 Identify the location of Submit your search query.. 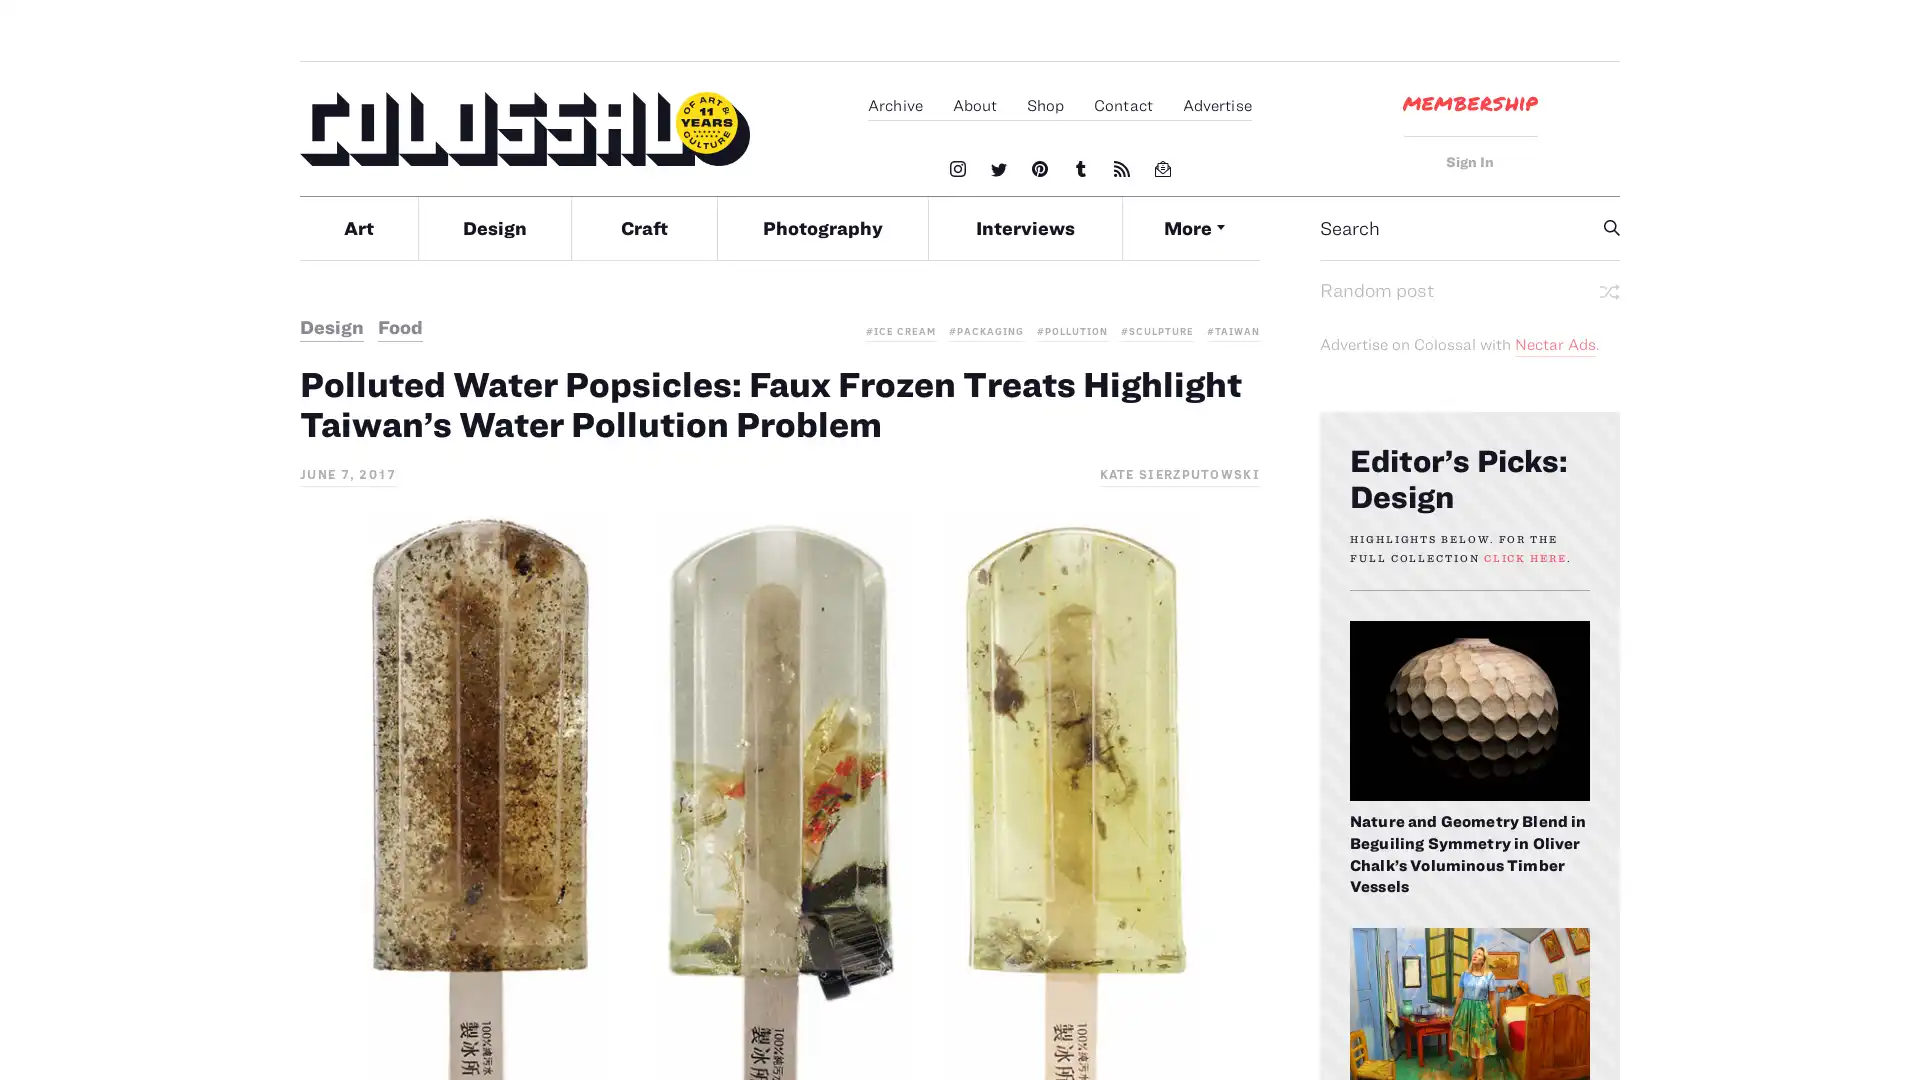
(1612, 226).